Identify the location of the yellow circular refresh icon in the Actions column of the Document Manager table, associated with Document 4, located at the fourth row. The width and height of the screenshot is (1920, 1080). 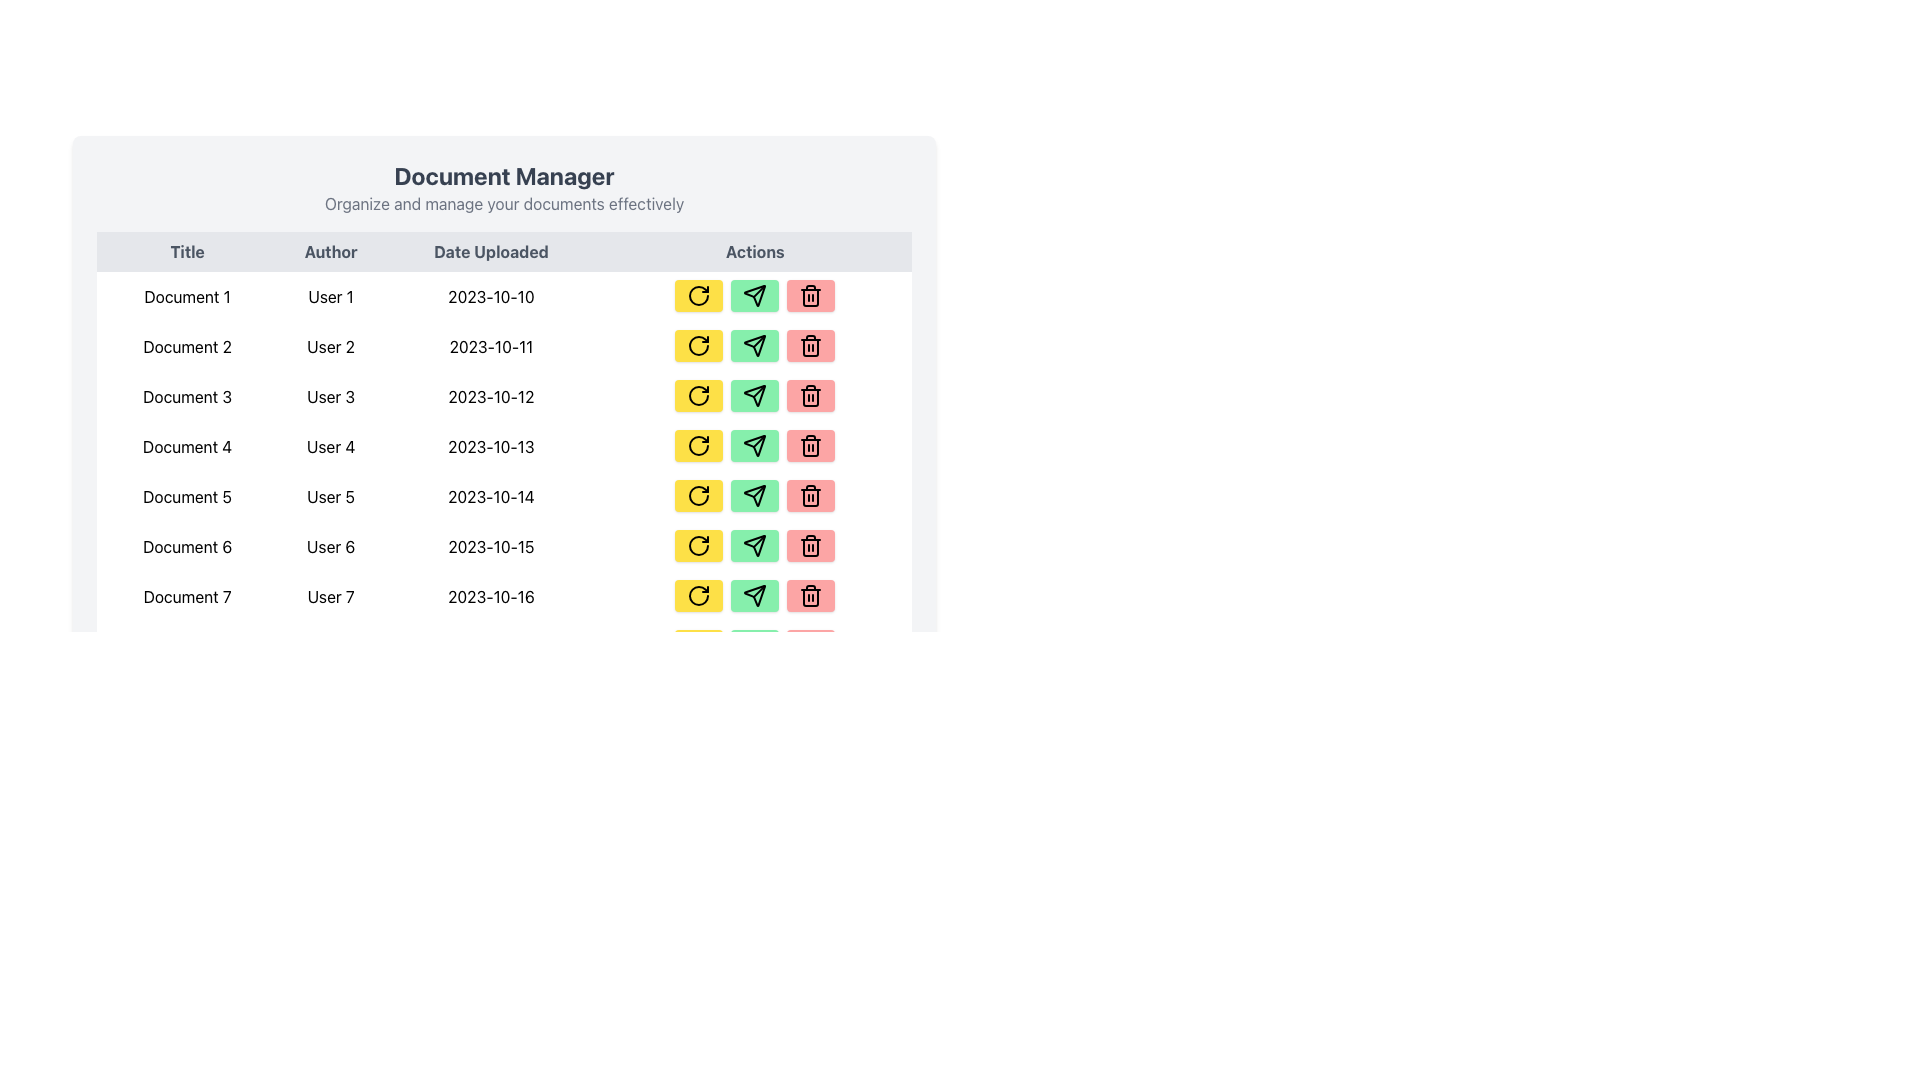
(699, 445).